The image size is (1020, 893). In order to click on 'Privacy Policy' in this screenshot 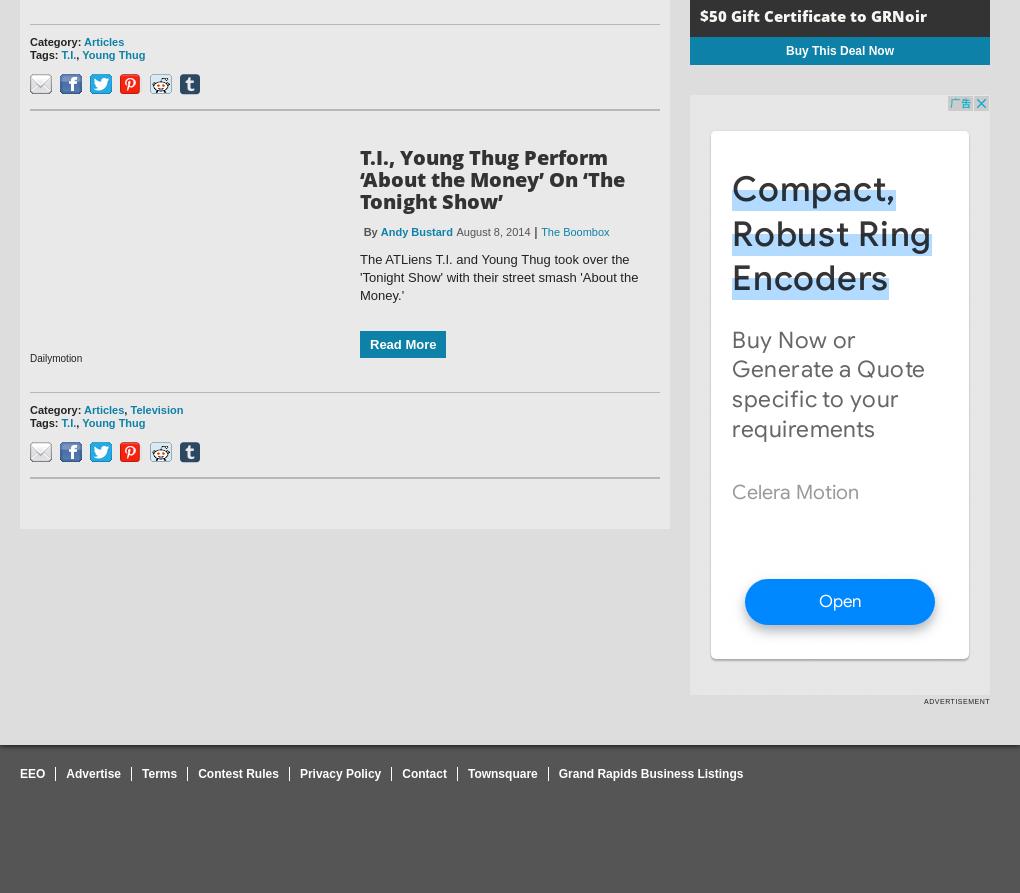, I will do `click(339, 772)`.